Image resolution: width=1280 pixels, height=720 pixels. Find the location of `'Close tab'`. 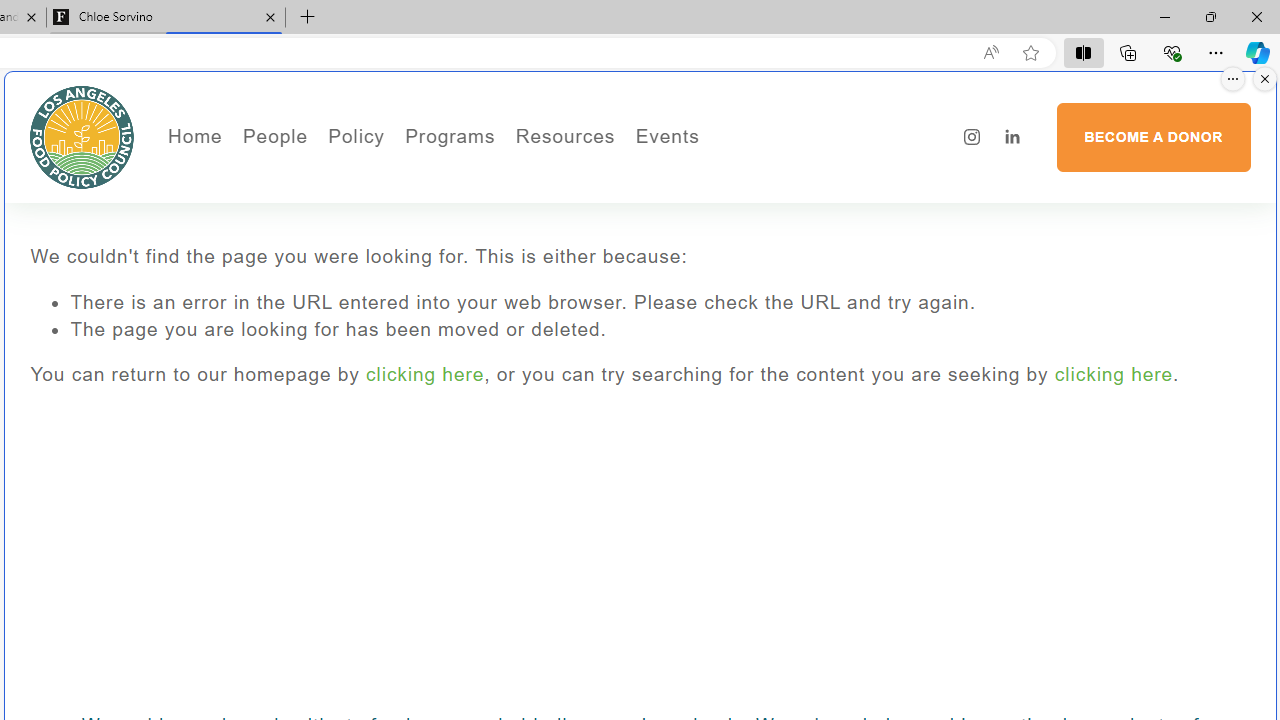

'Close tab' is located at coordinates (269, 17).